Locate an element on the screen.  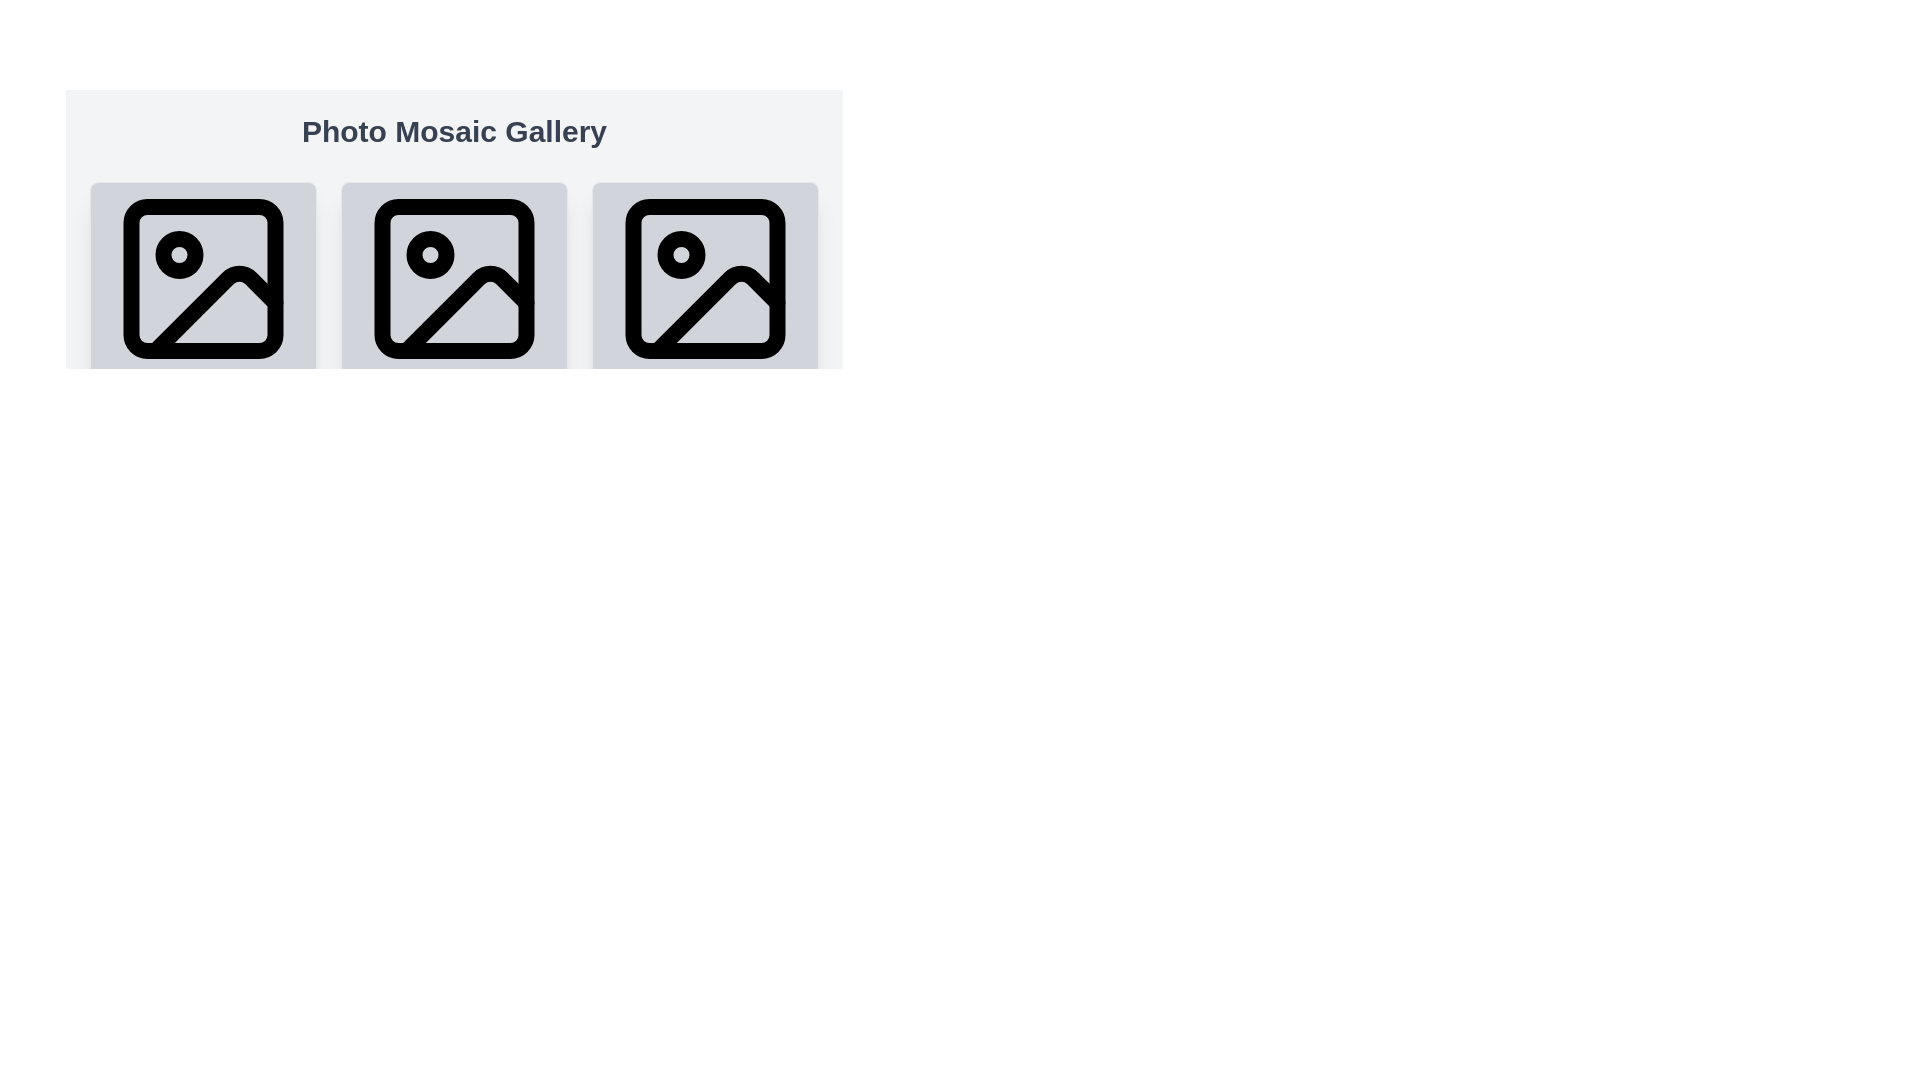
the image icon component, which is a square with rounded corners featuring a smaller circle and a diagonal line, located in the top-left of the horizontally aligned list is located at coordinates (203, 278).